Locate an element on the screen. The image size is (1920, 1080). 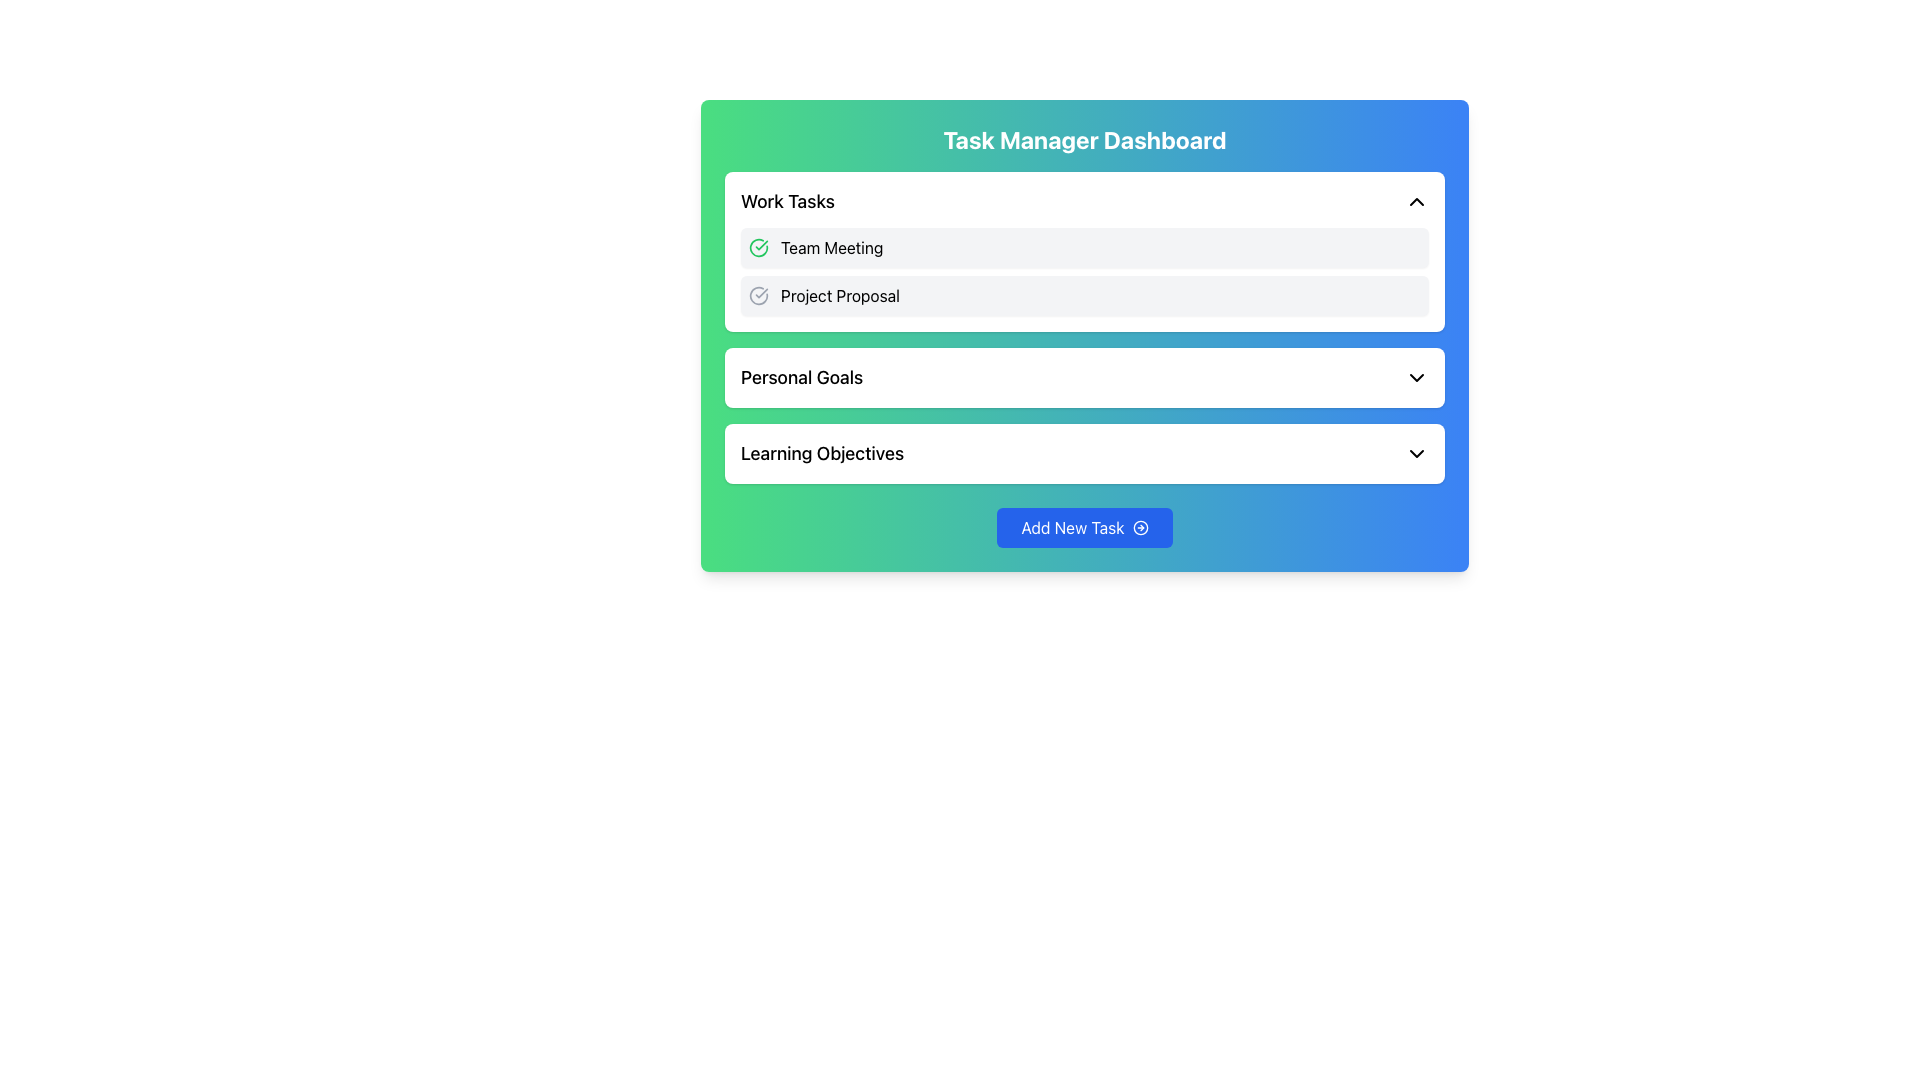
the black upward-facing chevron icon located on the far right of the 'Work Tasks' header is located at coordinates (1415, 201).